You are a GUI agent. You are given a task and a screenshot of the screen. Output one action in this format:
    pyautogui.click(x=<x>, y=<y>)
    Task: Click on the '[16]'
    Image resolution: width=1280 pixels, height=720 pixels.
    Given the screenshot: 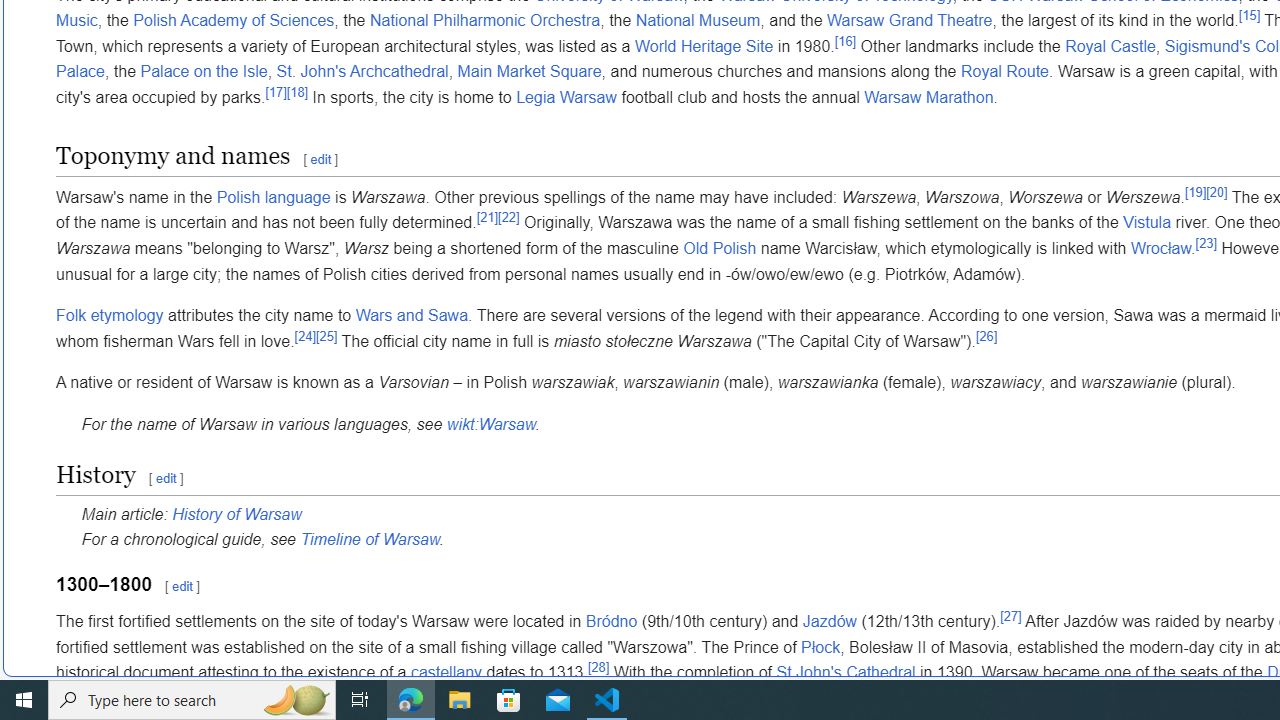 What is the action you would take?
    pyautogui.click(x=846, y=41)
    